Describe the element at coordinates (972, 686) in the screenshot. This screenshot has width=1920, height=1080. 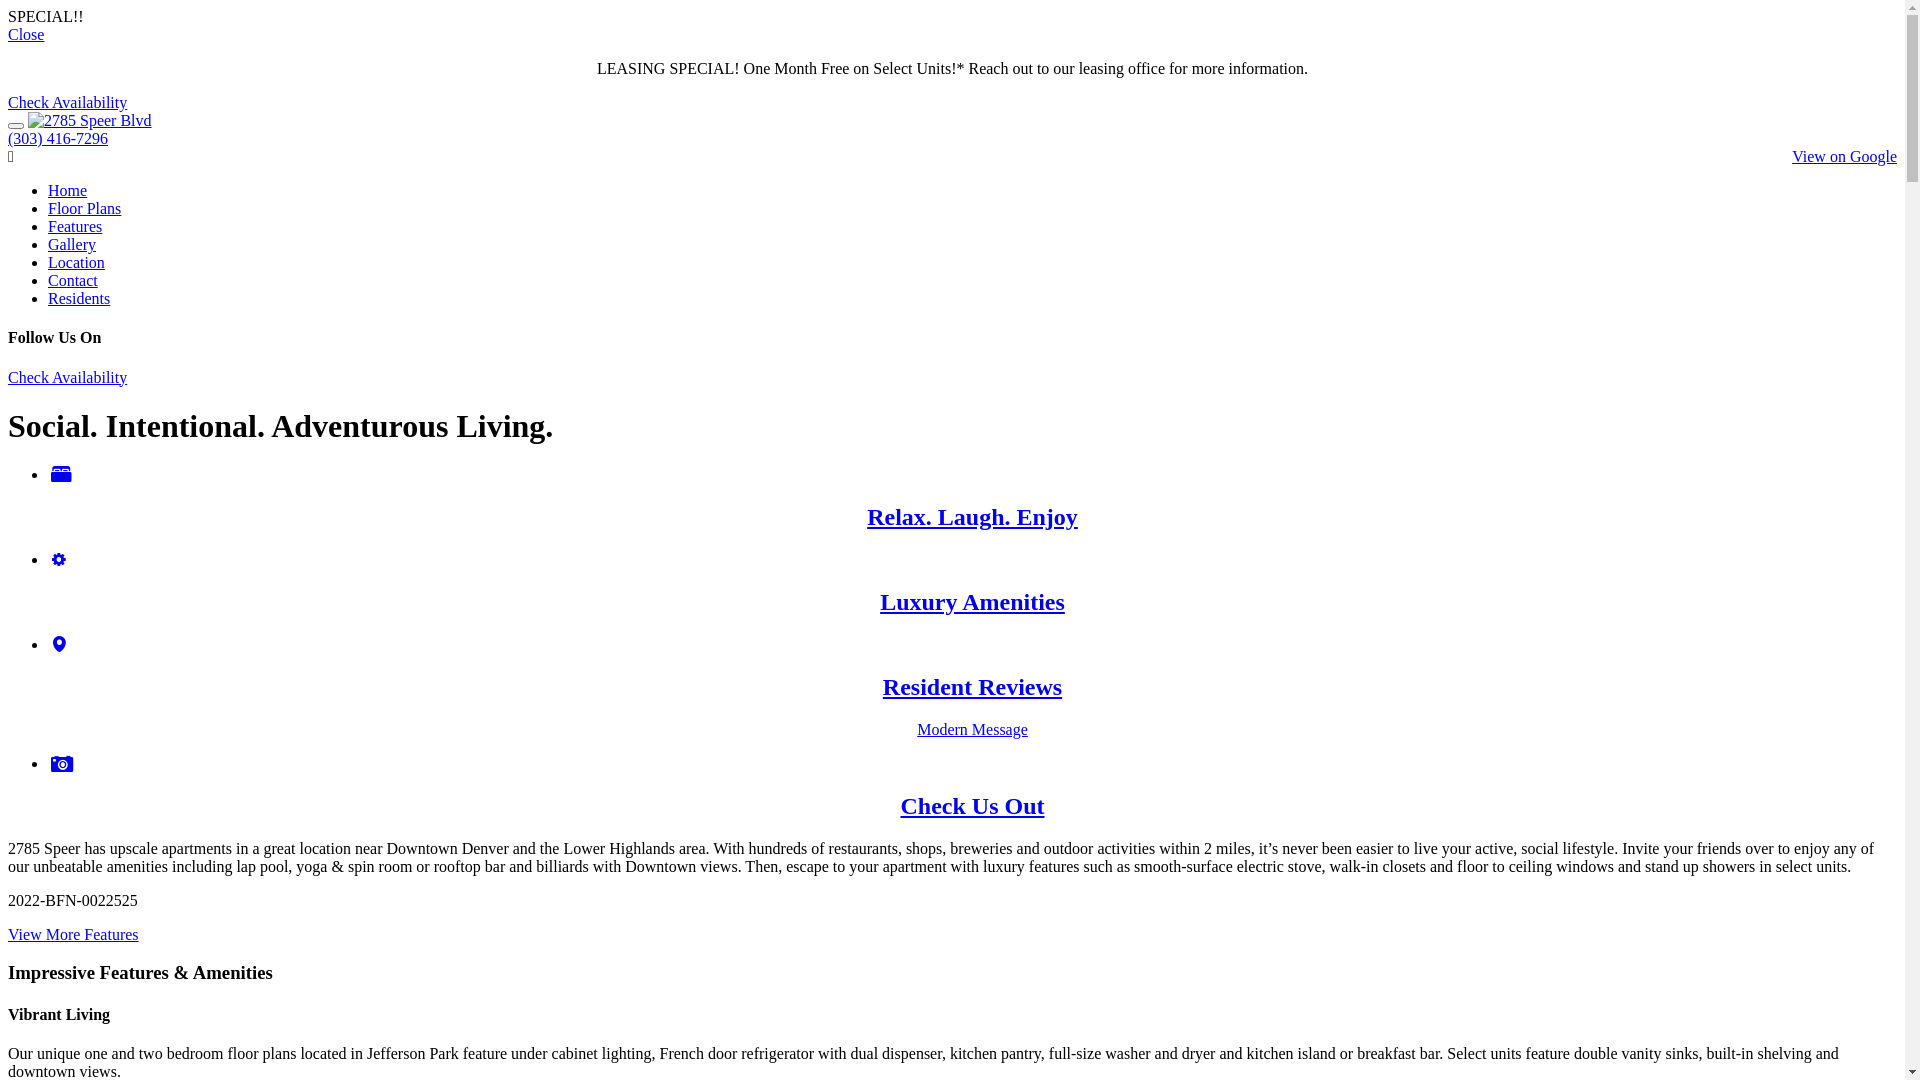
I see `'Resident Reviews` at that location.